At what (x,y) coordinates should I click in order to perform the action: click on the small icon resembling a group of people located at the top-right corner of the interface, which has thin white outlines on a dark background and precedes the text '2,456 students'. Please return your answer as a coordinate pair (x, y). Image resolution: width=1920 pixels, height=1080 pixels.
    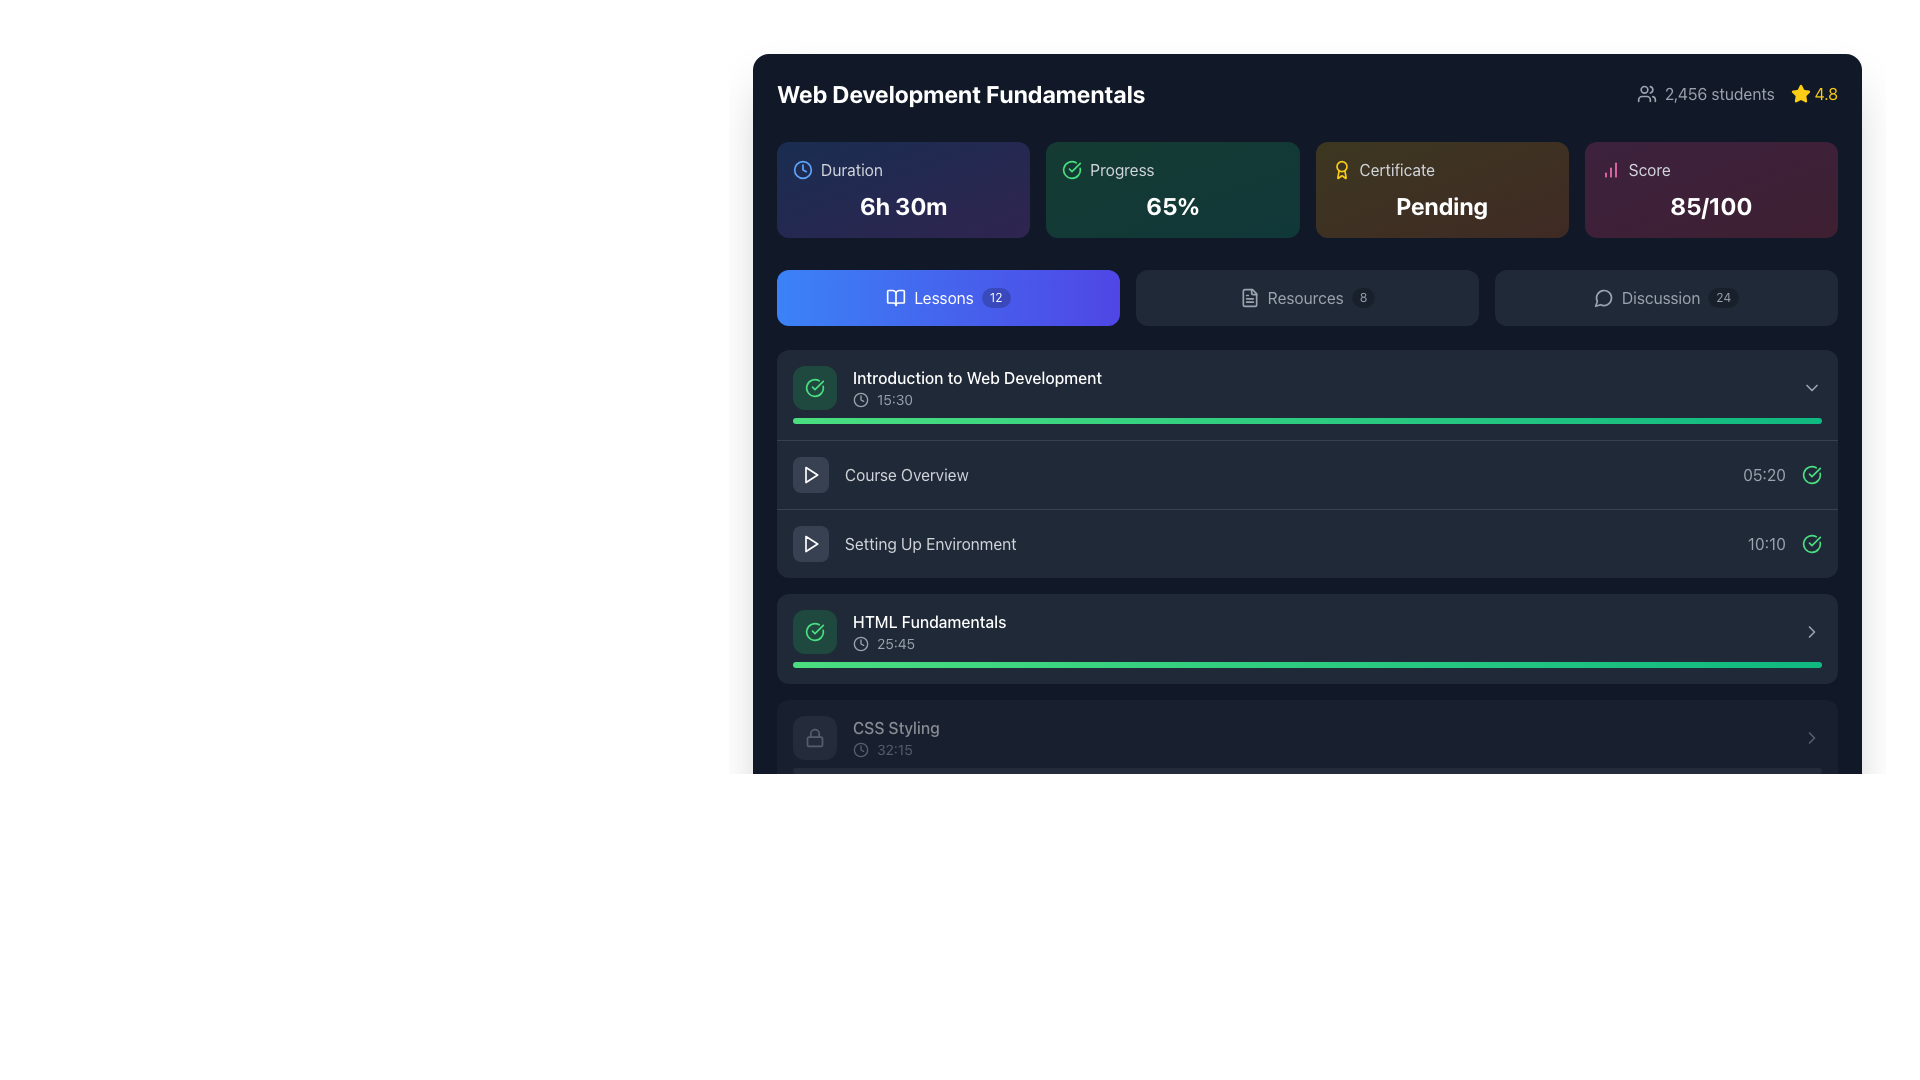
    Looking at the image, I should click on (1646, 93).